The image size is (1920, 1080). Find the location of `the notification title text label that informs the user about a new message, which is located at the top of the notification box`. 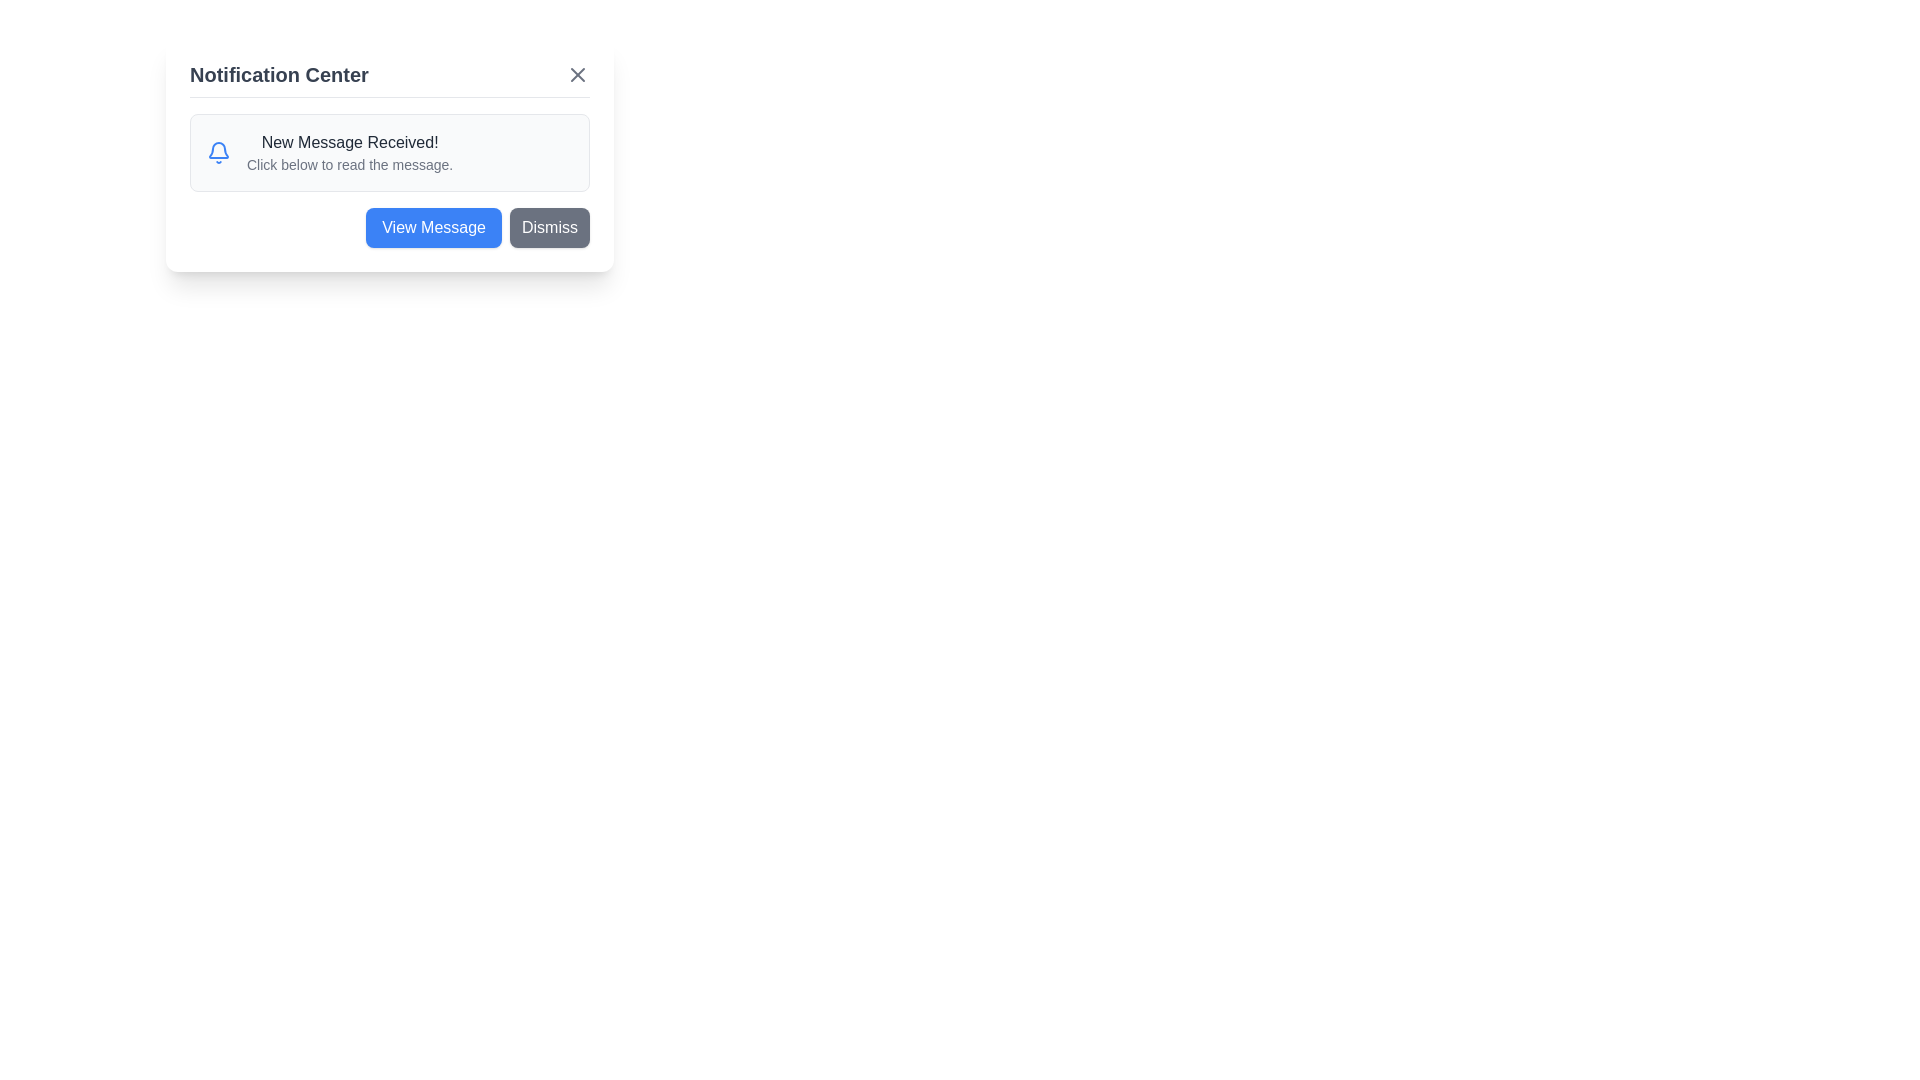

the notification title text label that informs the user about a new message, which is located at the top of the notification box is located at coordinates (350, 141).